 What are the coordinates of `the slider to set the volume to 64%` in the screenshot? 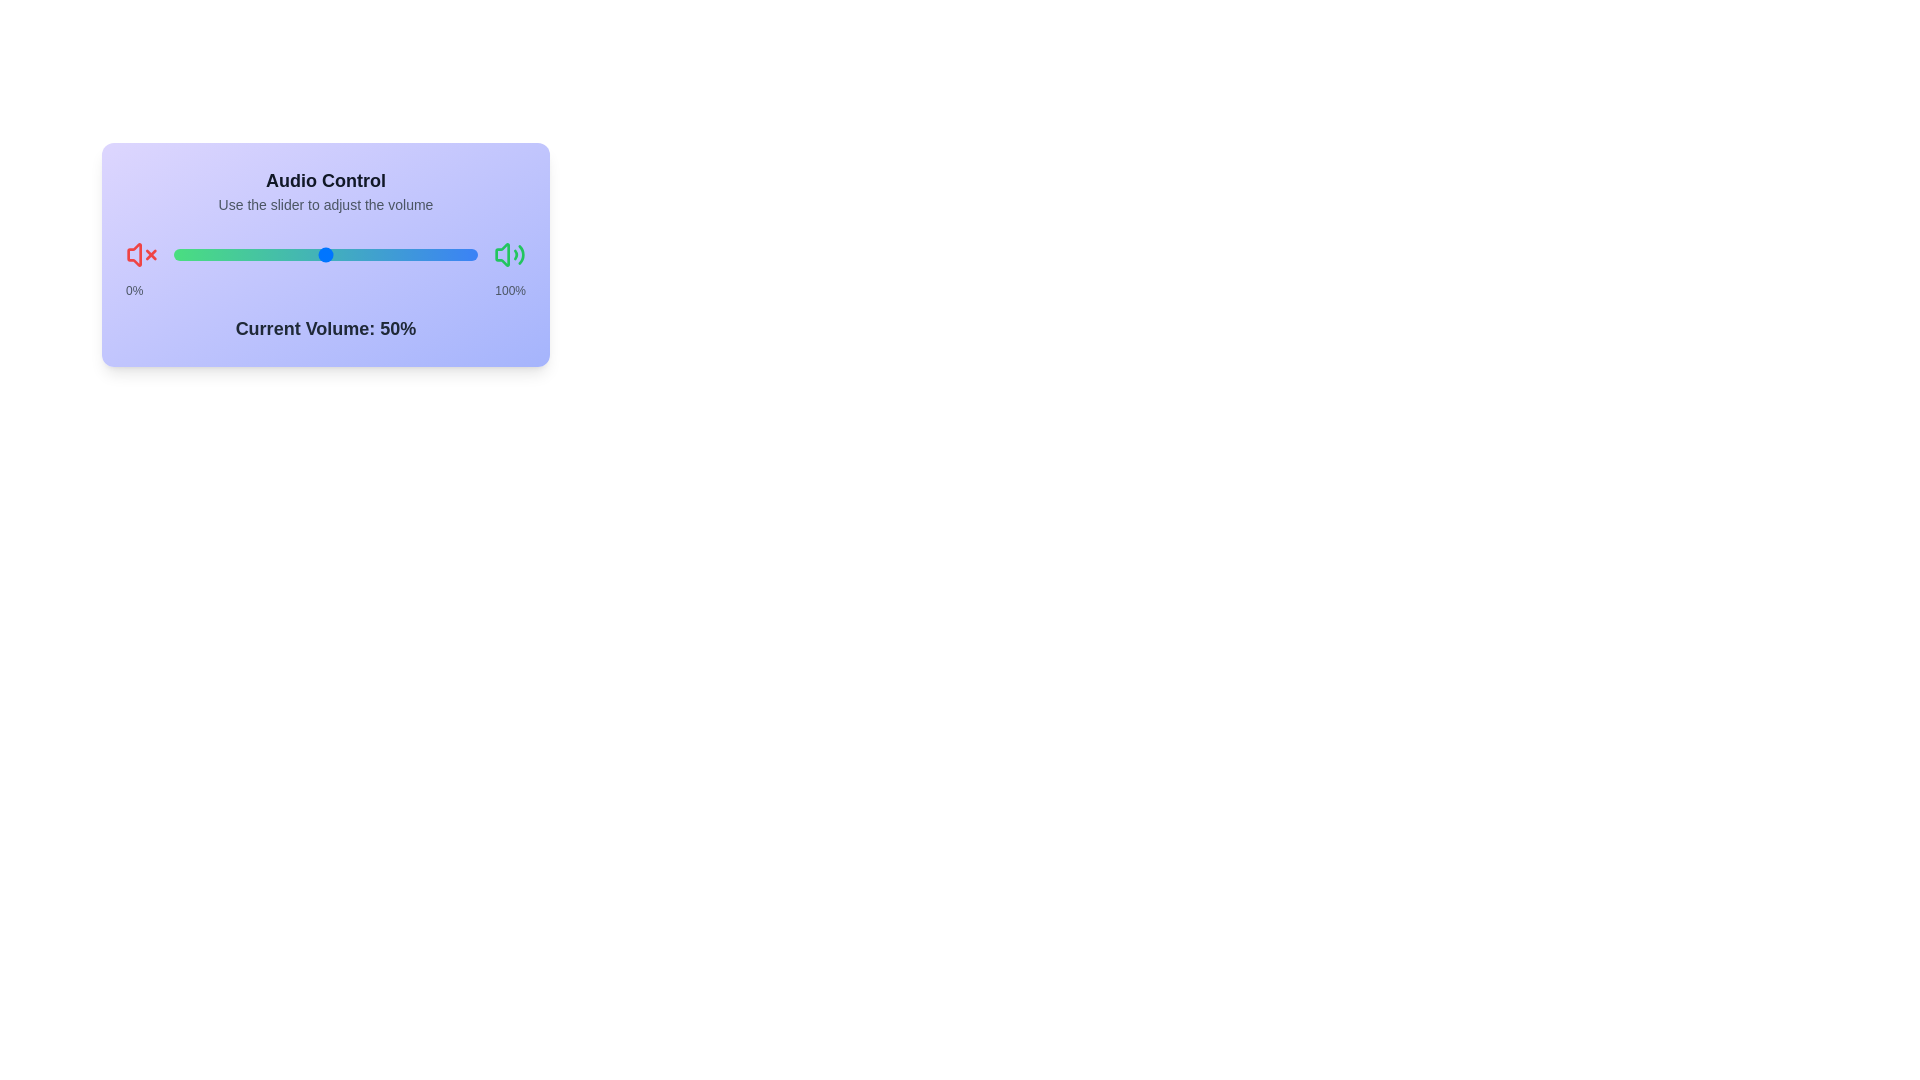 It's located at (173, 253).